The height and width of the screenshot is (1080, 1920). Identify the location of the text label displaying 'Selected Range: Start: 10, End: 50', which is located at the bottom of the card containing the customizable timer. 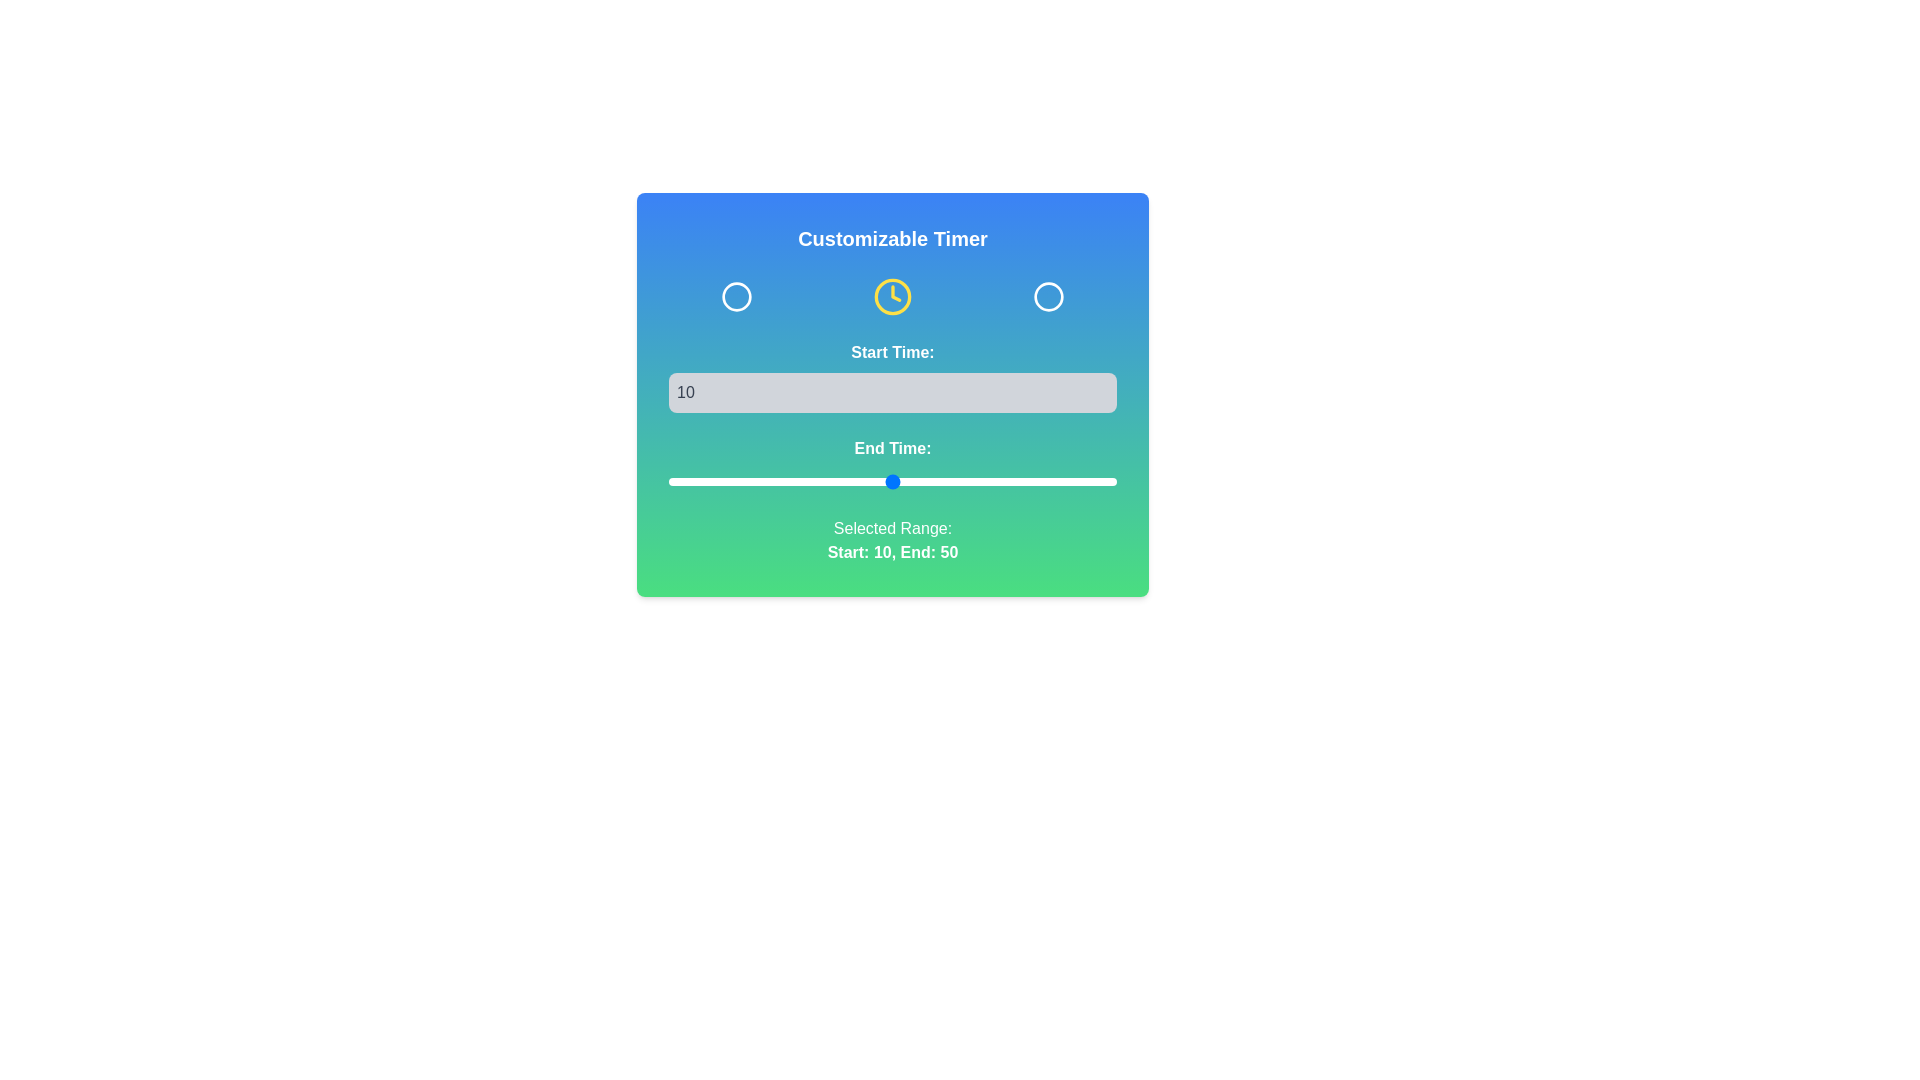
(891, 540).